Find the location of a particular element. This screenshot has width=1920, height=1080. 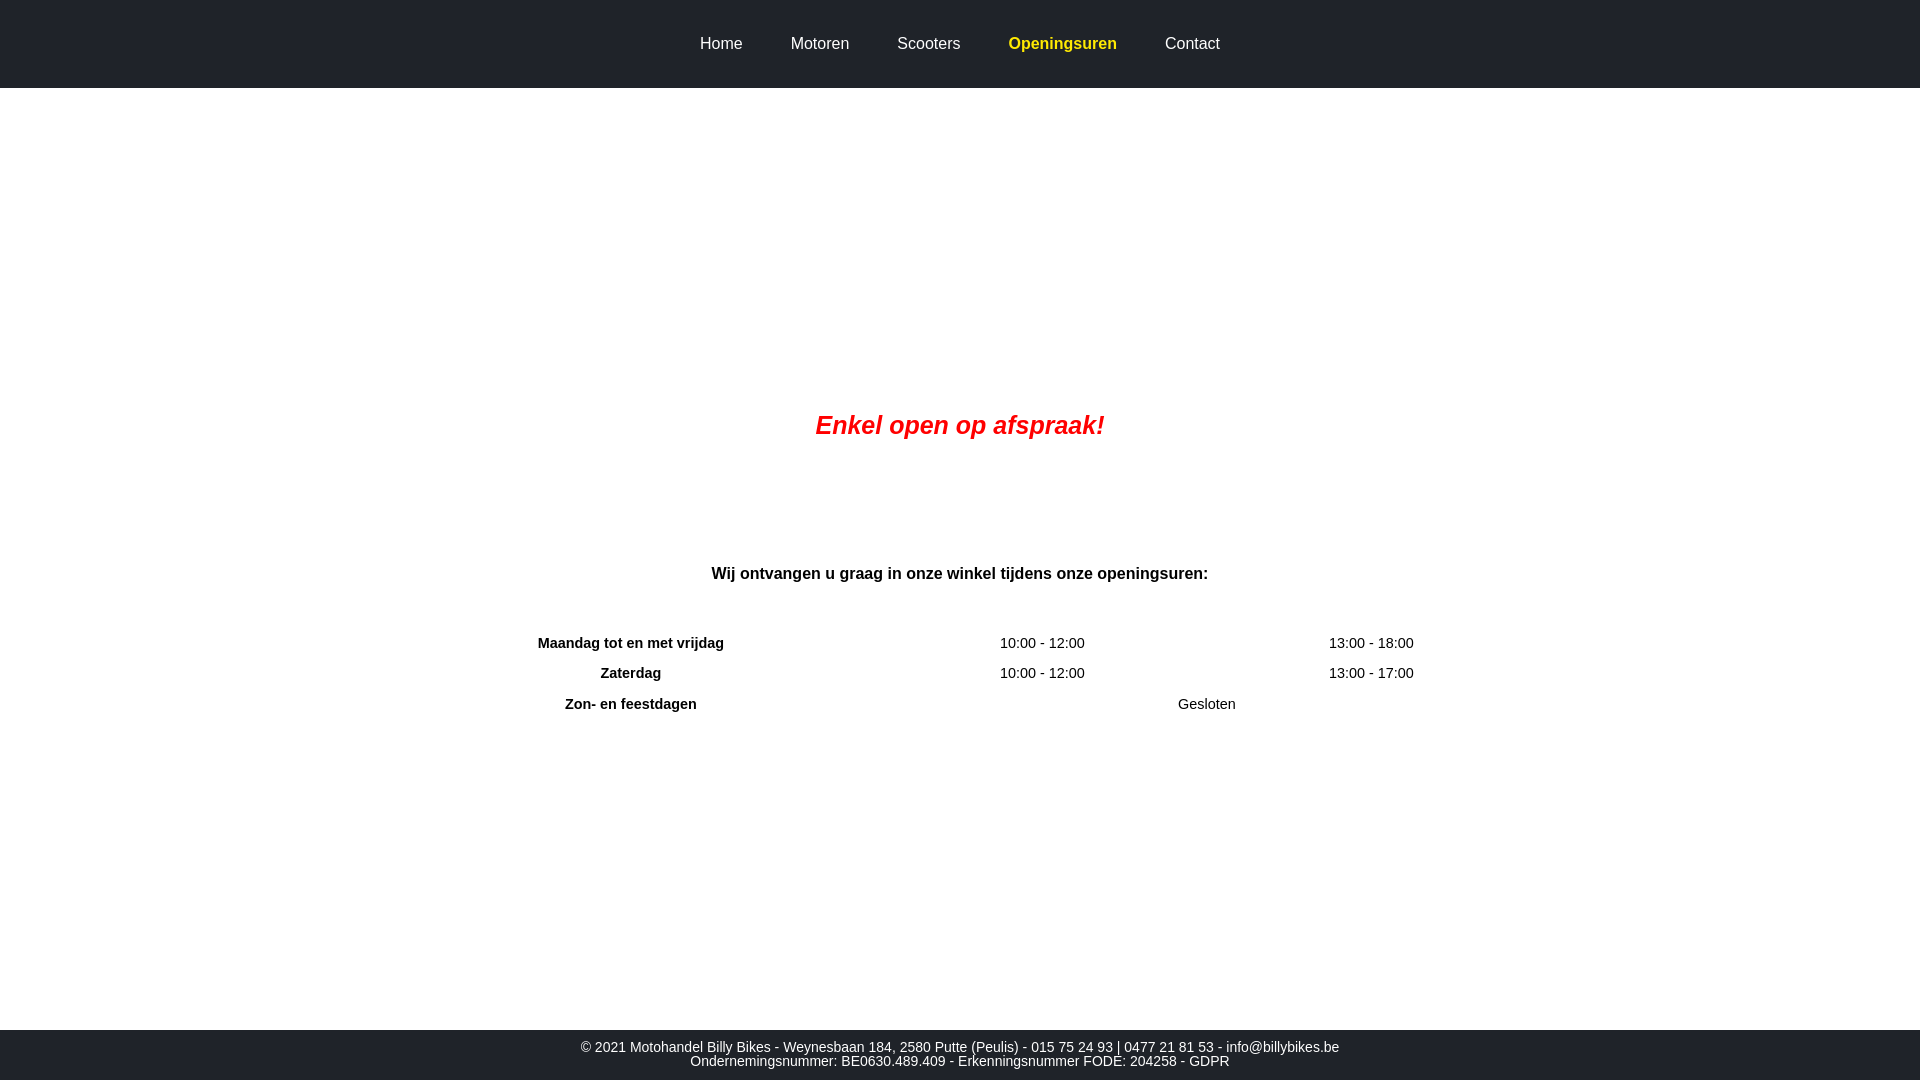

'Home' is located at coordinates (720, 43).